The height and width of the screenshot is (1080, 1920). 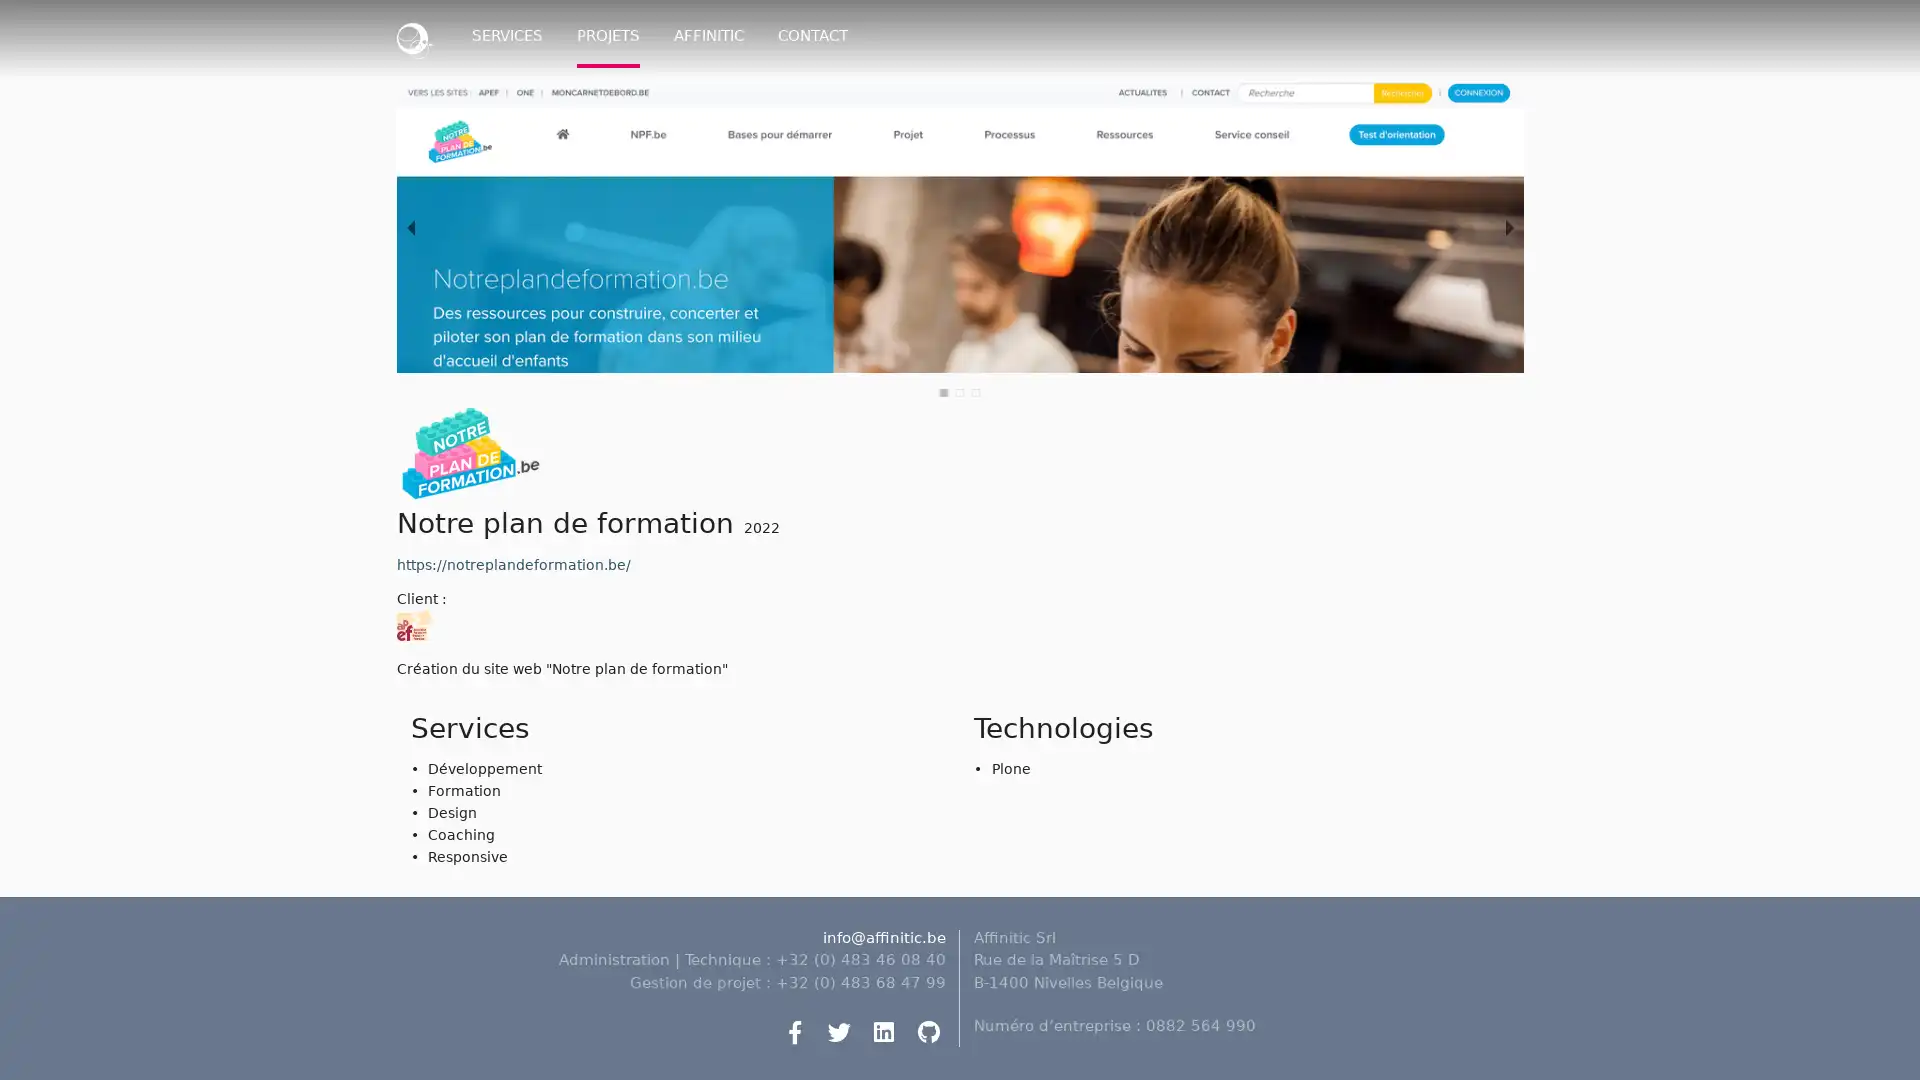 What do you see at coordinates (408, 289) in the screenshot?
I see `previous slide / item` at bounding box center [408, 289].